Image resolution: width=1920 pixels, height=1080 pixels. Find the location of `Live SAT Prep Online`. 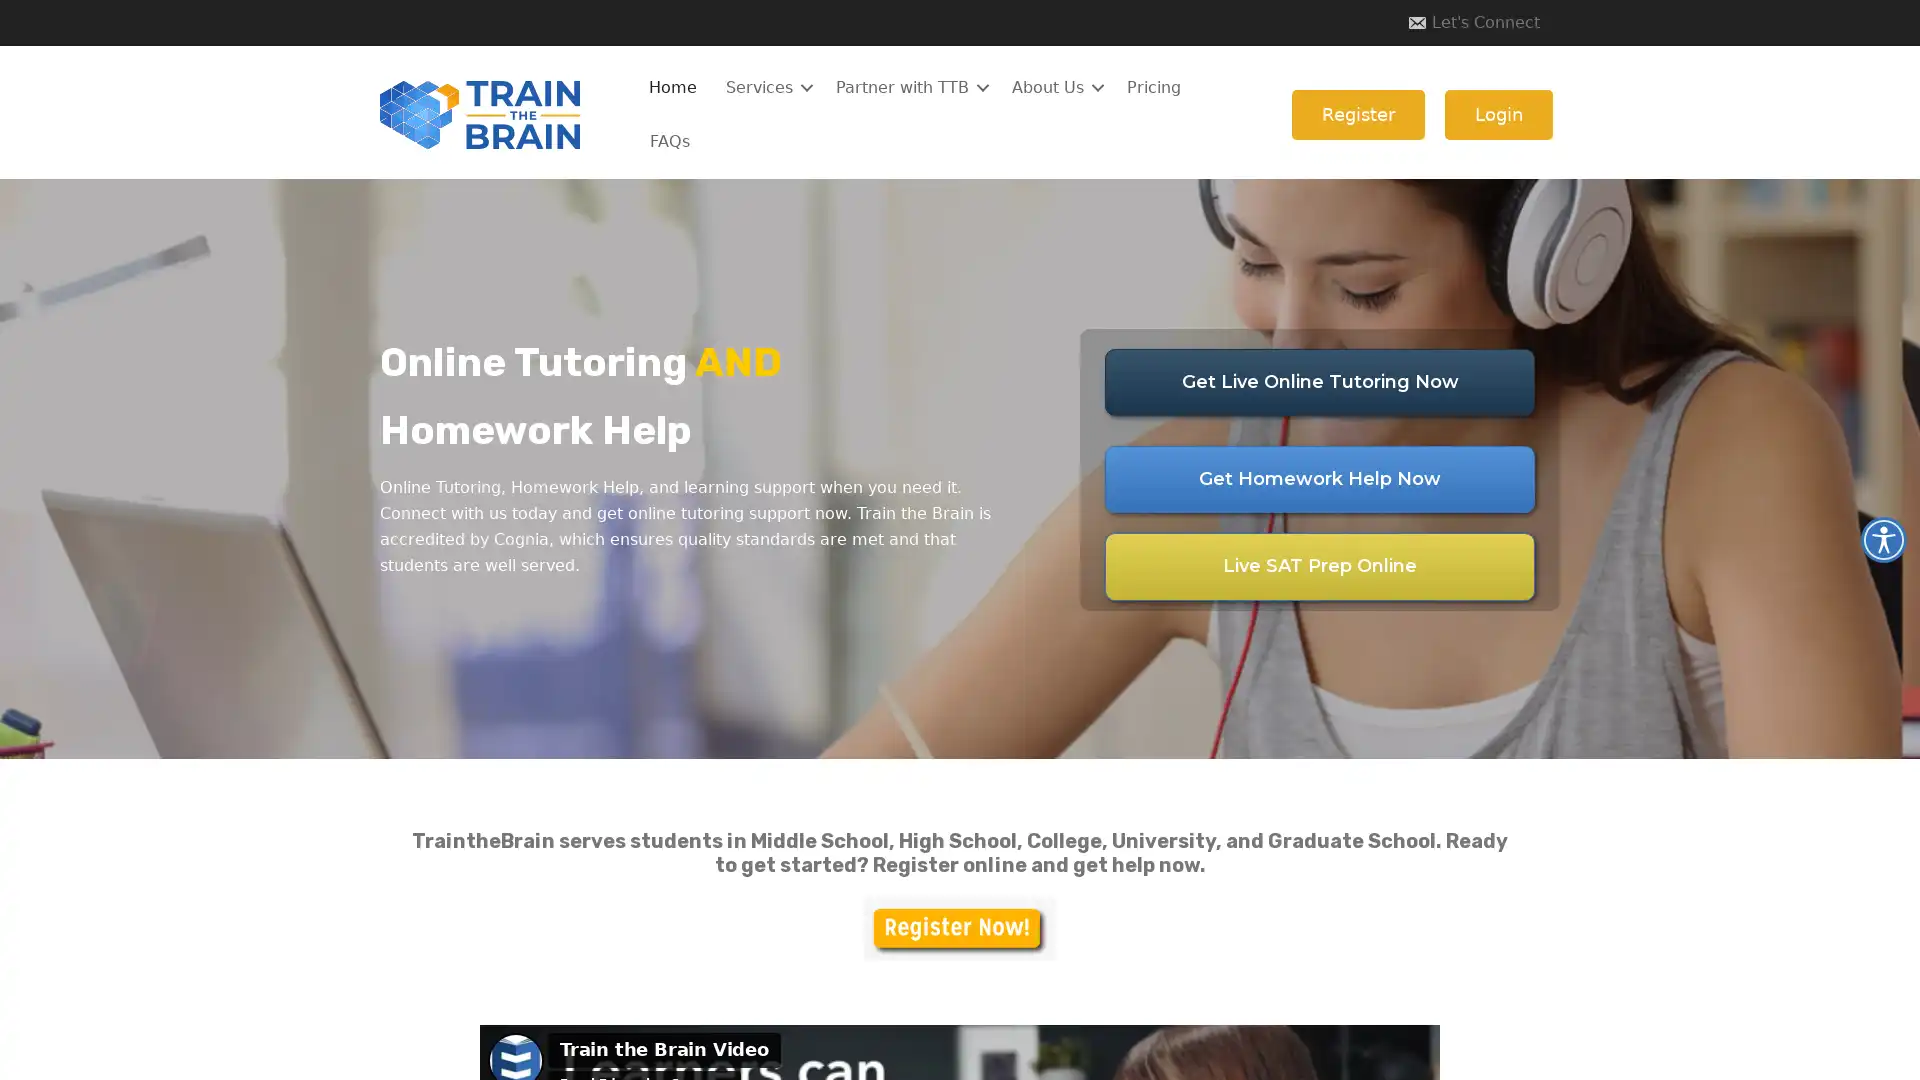

Live SAT Prep Online is located at coordinates (1320, 566).